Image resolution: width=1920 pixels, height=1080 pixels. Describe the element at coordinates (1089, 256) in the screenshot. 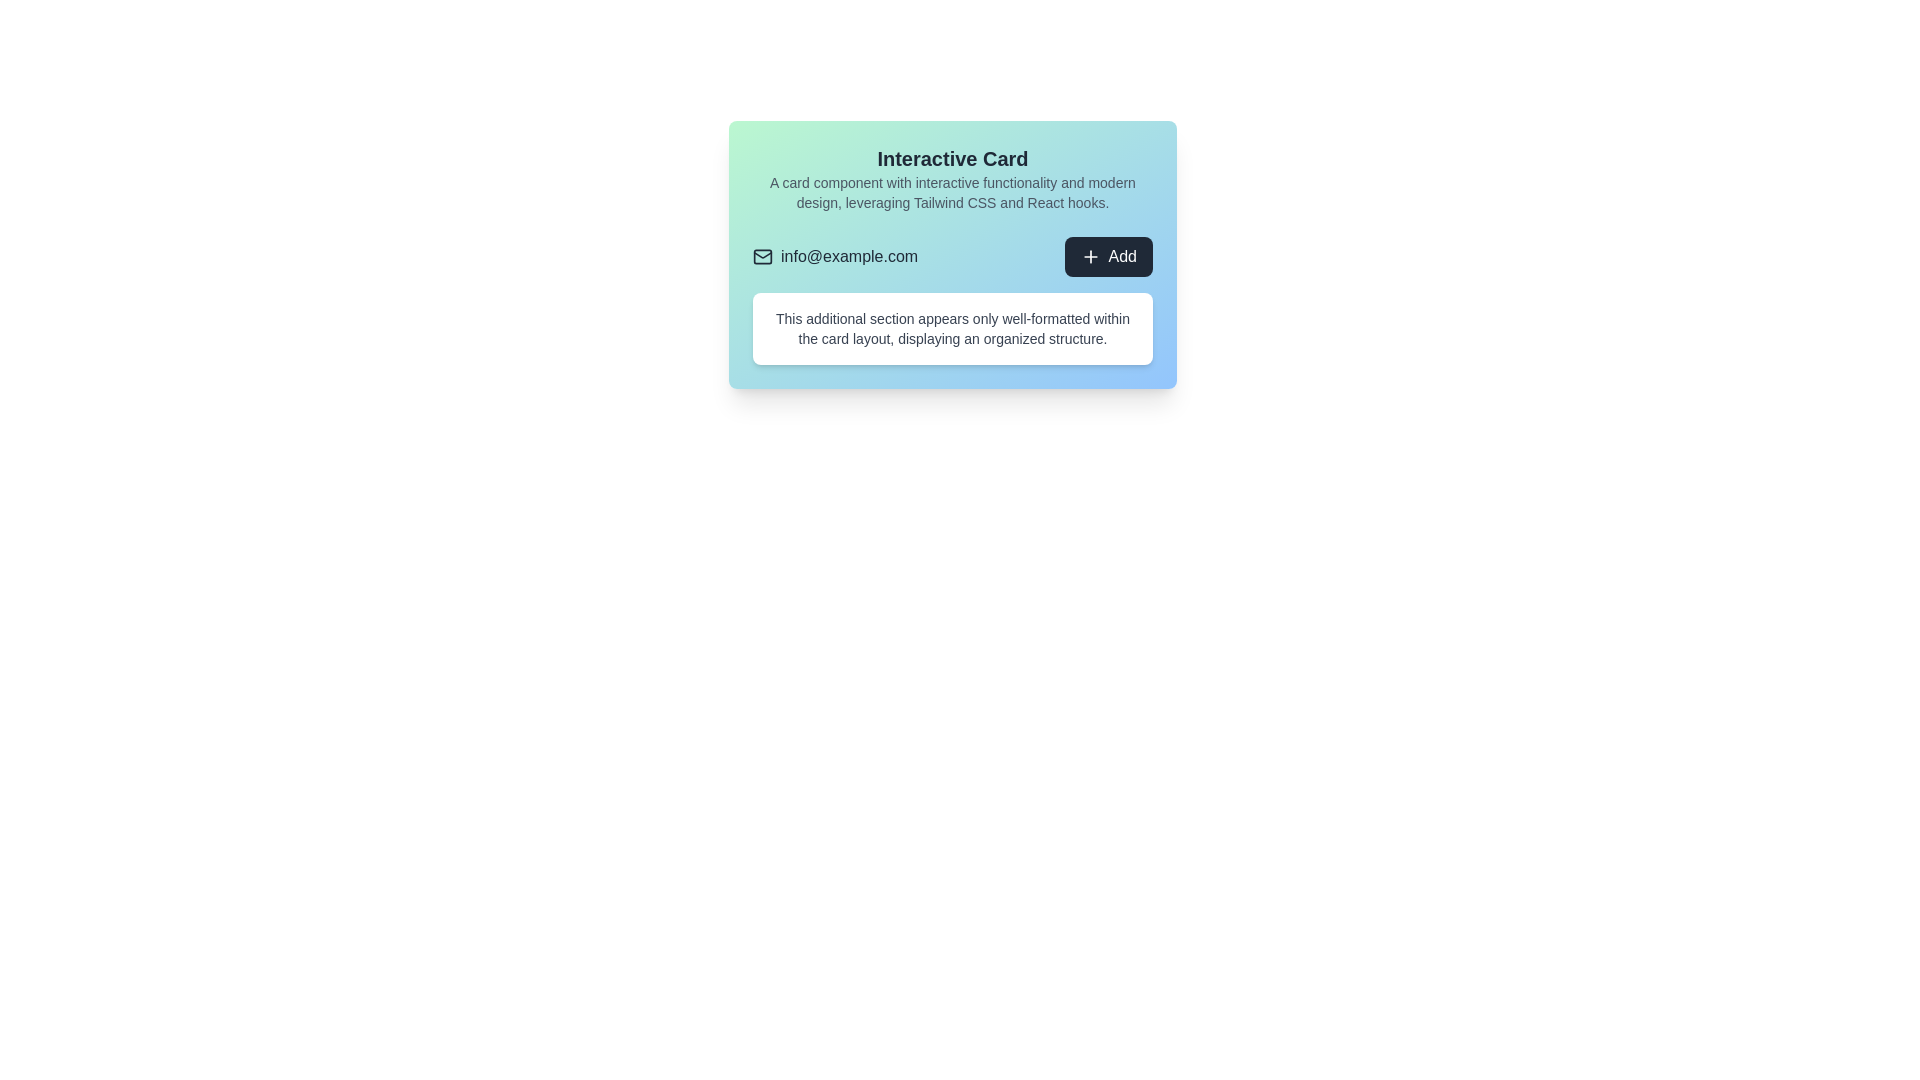

I see `the appearance of the '+' icon located within the 'Add' button in the top-right area of the card` at that location.